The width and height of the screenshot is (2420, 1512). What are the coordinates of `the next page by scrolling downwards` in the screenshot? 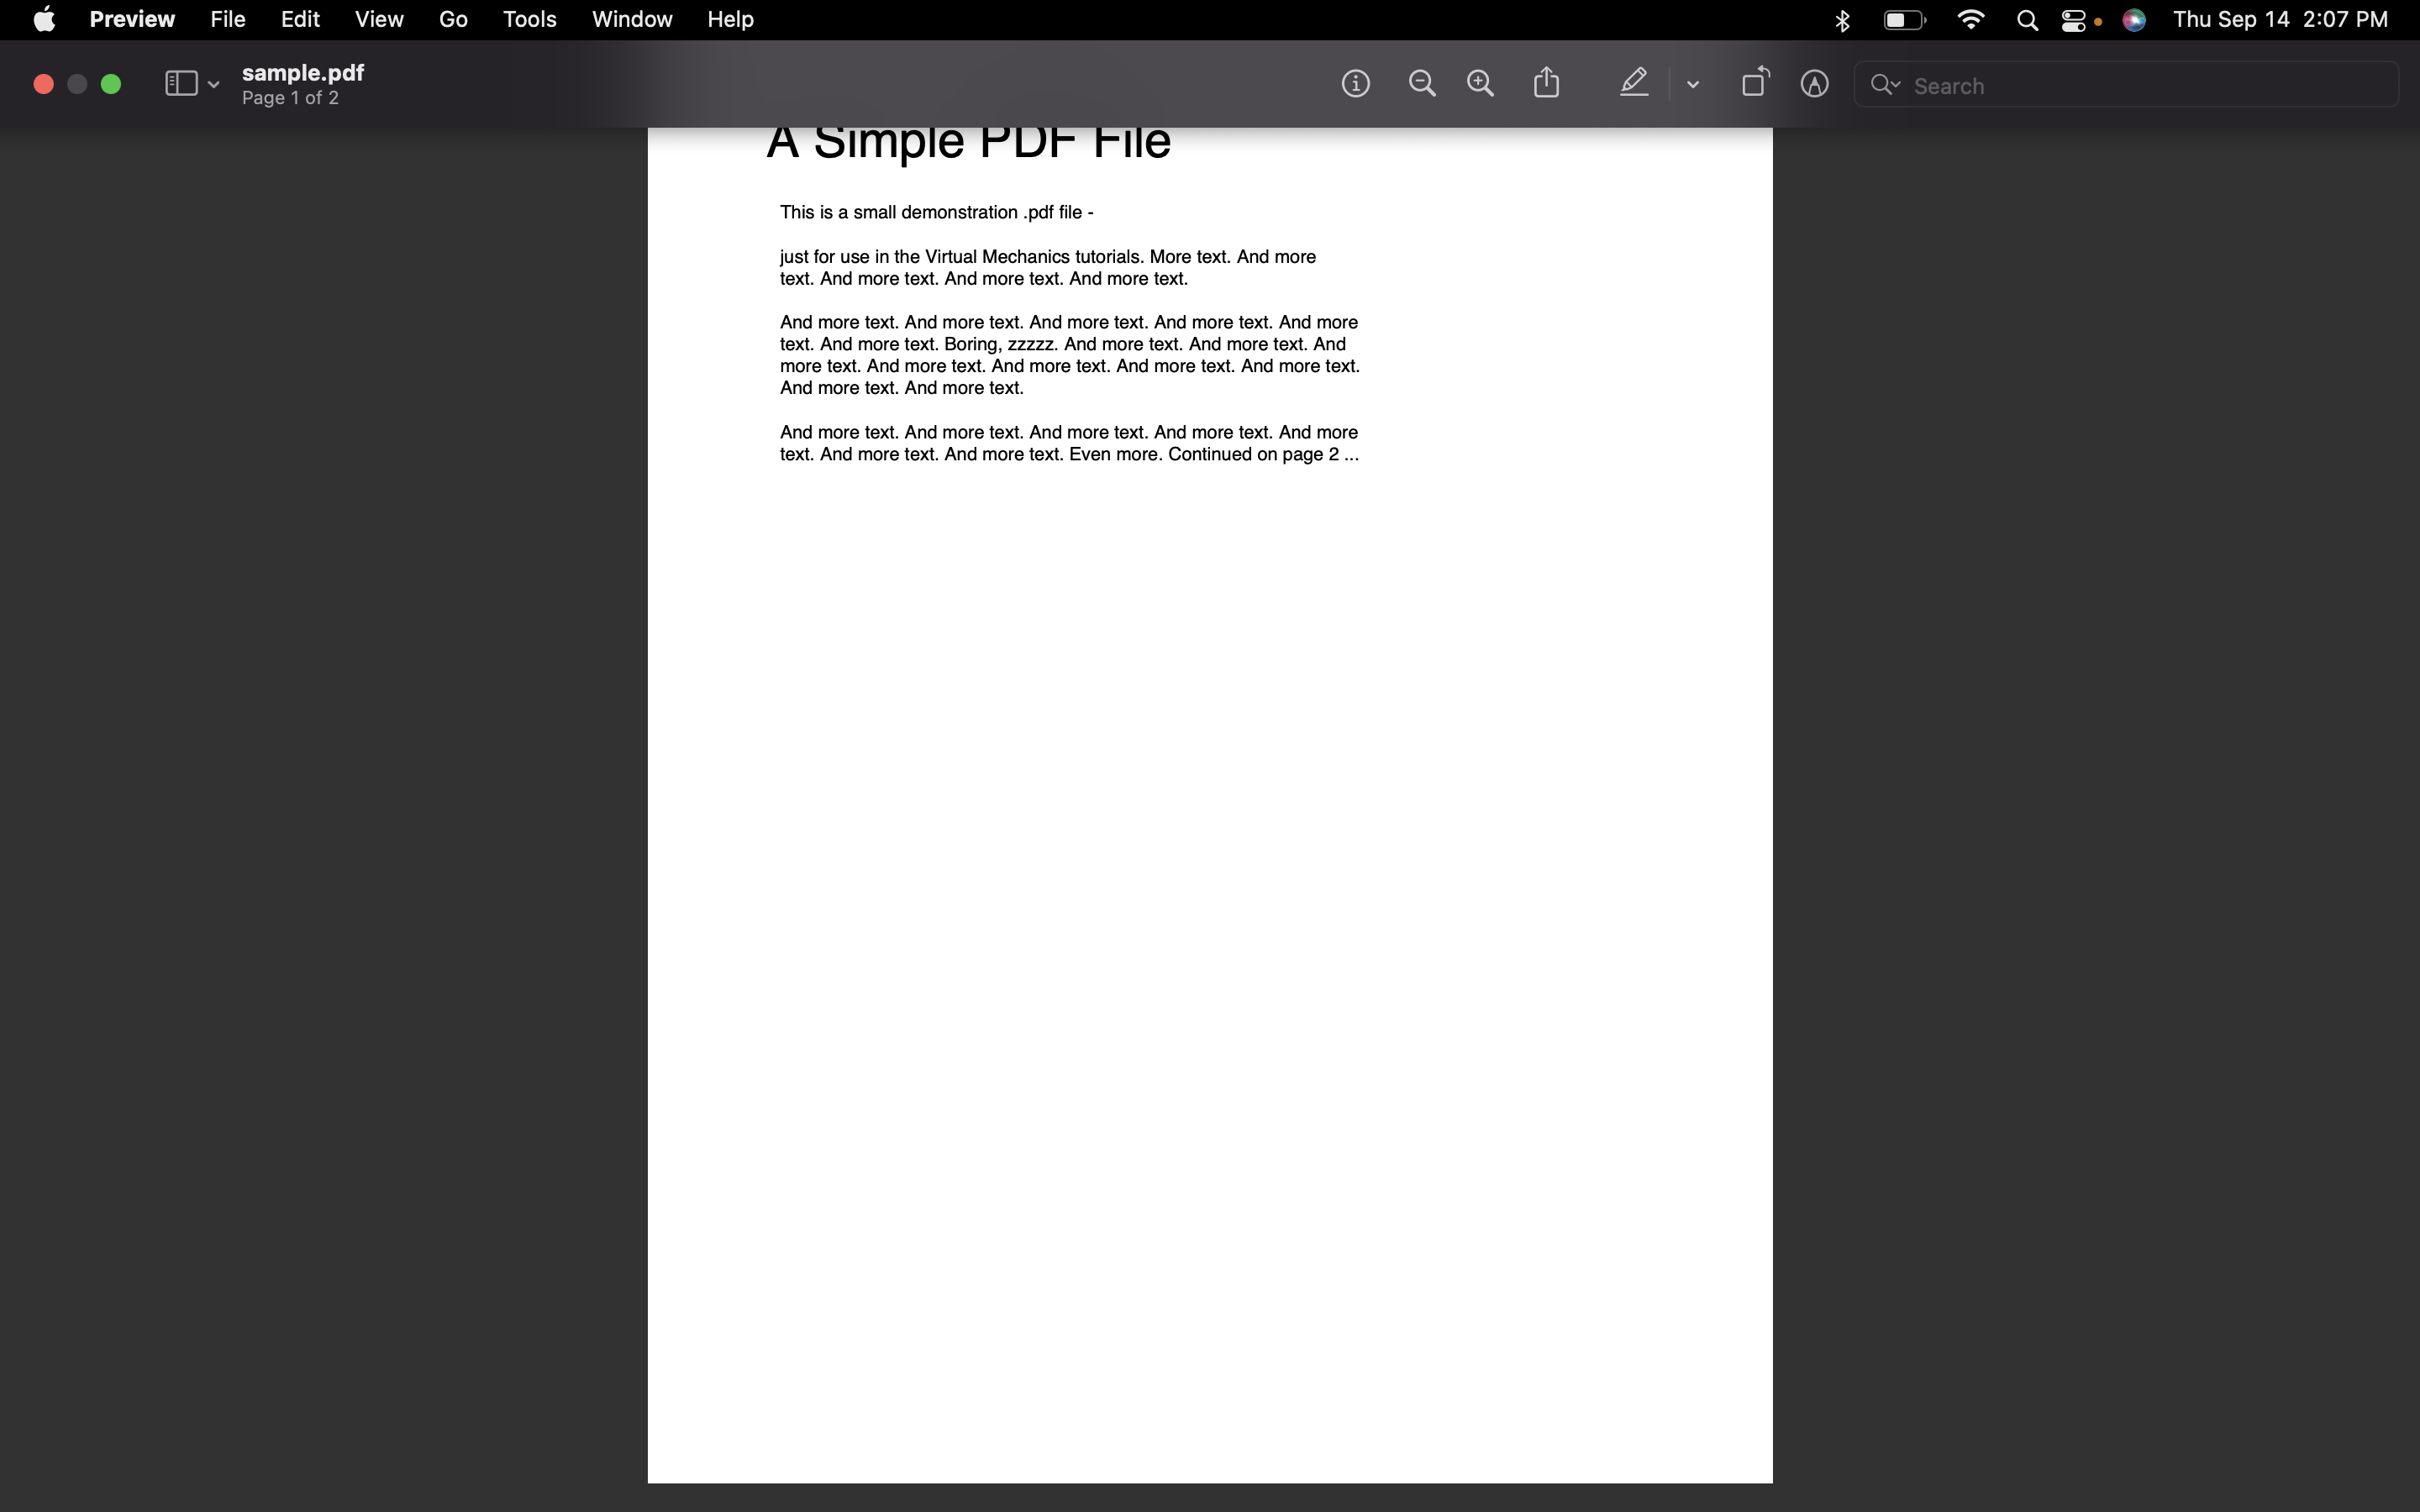 It's located at (3500530, 1471932).